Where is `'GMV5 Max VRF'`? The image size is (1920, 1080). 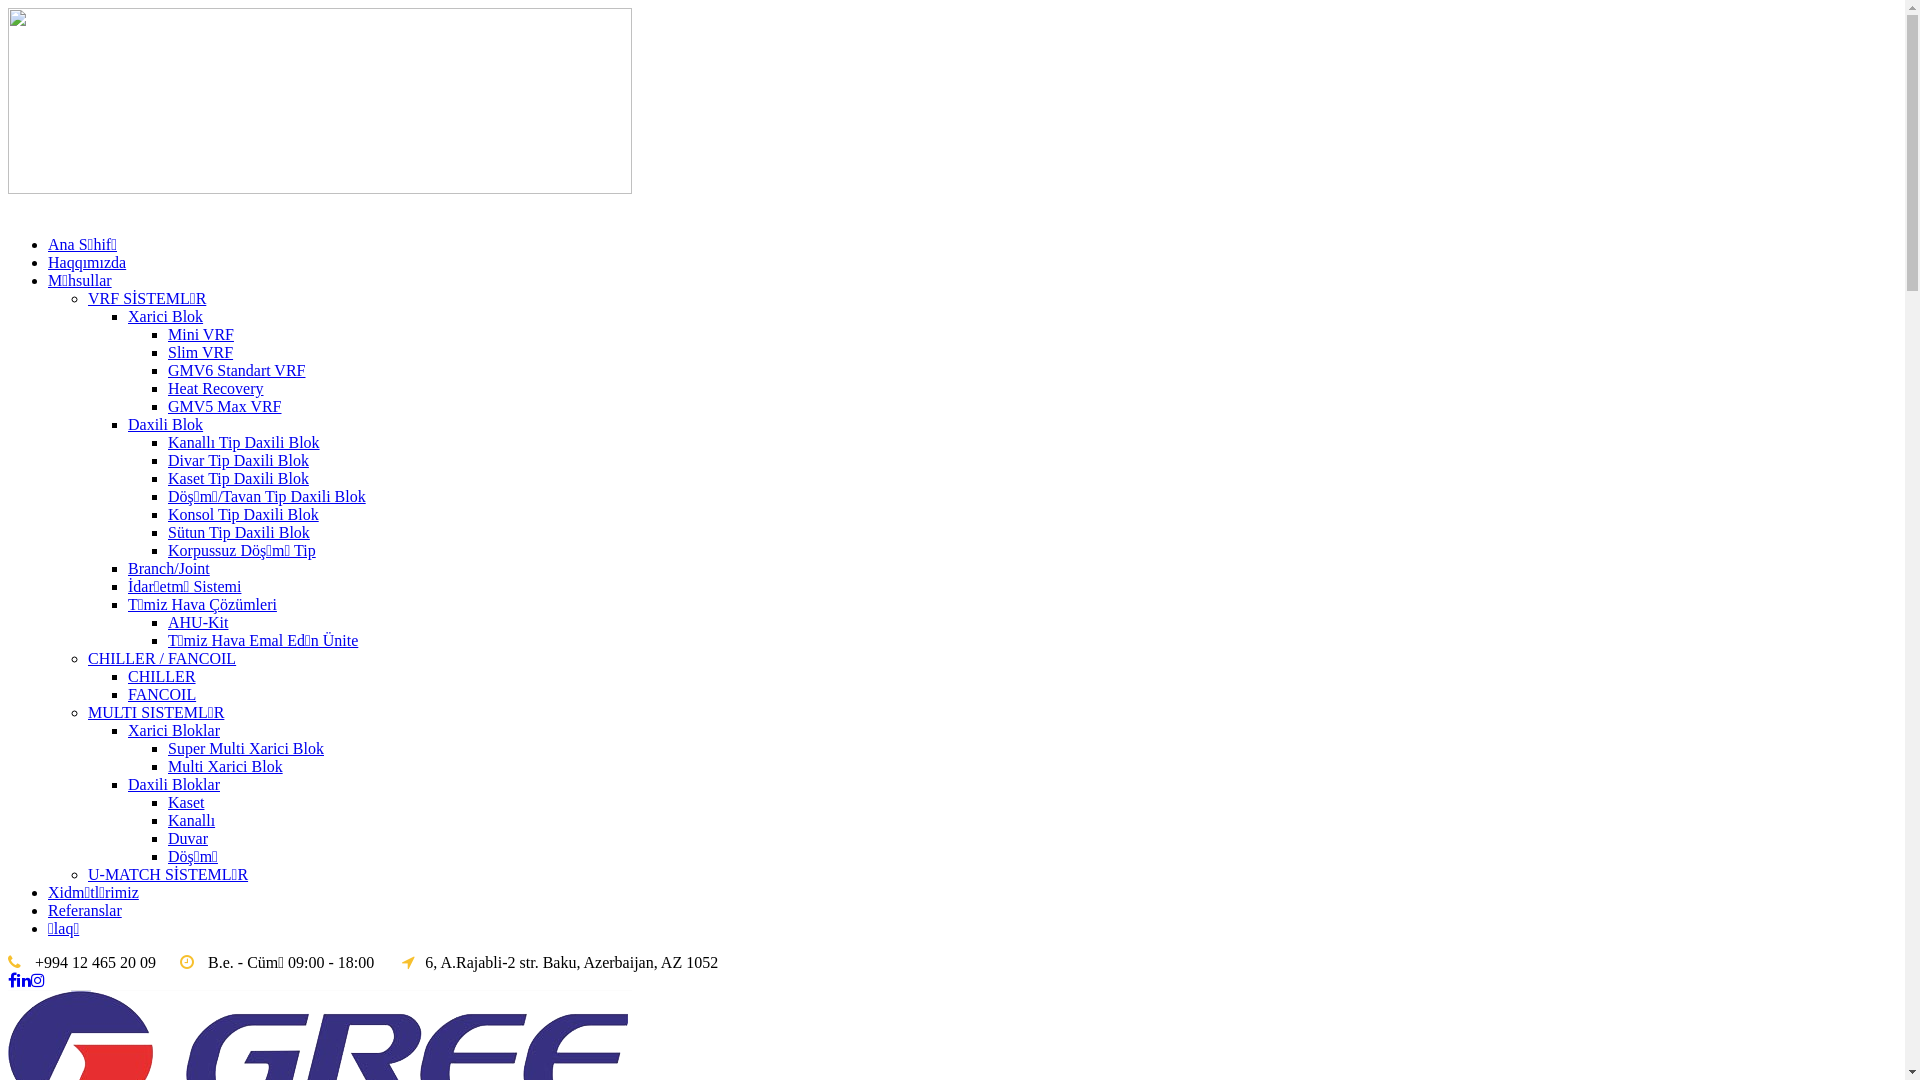 'GMV5 Max VRF' is located at coordinates (225, 405).